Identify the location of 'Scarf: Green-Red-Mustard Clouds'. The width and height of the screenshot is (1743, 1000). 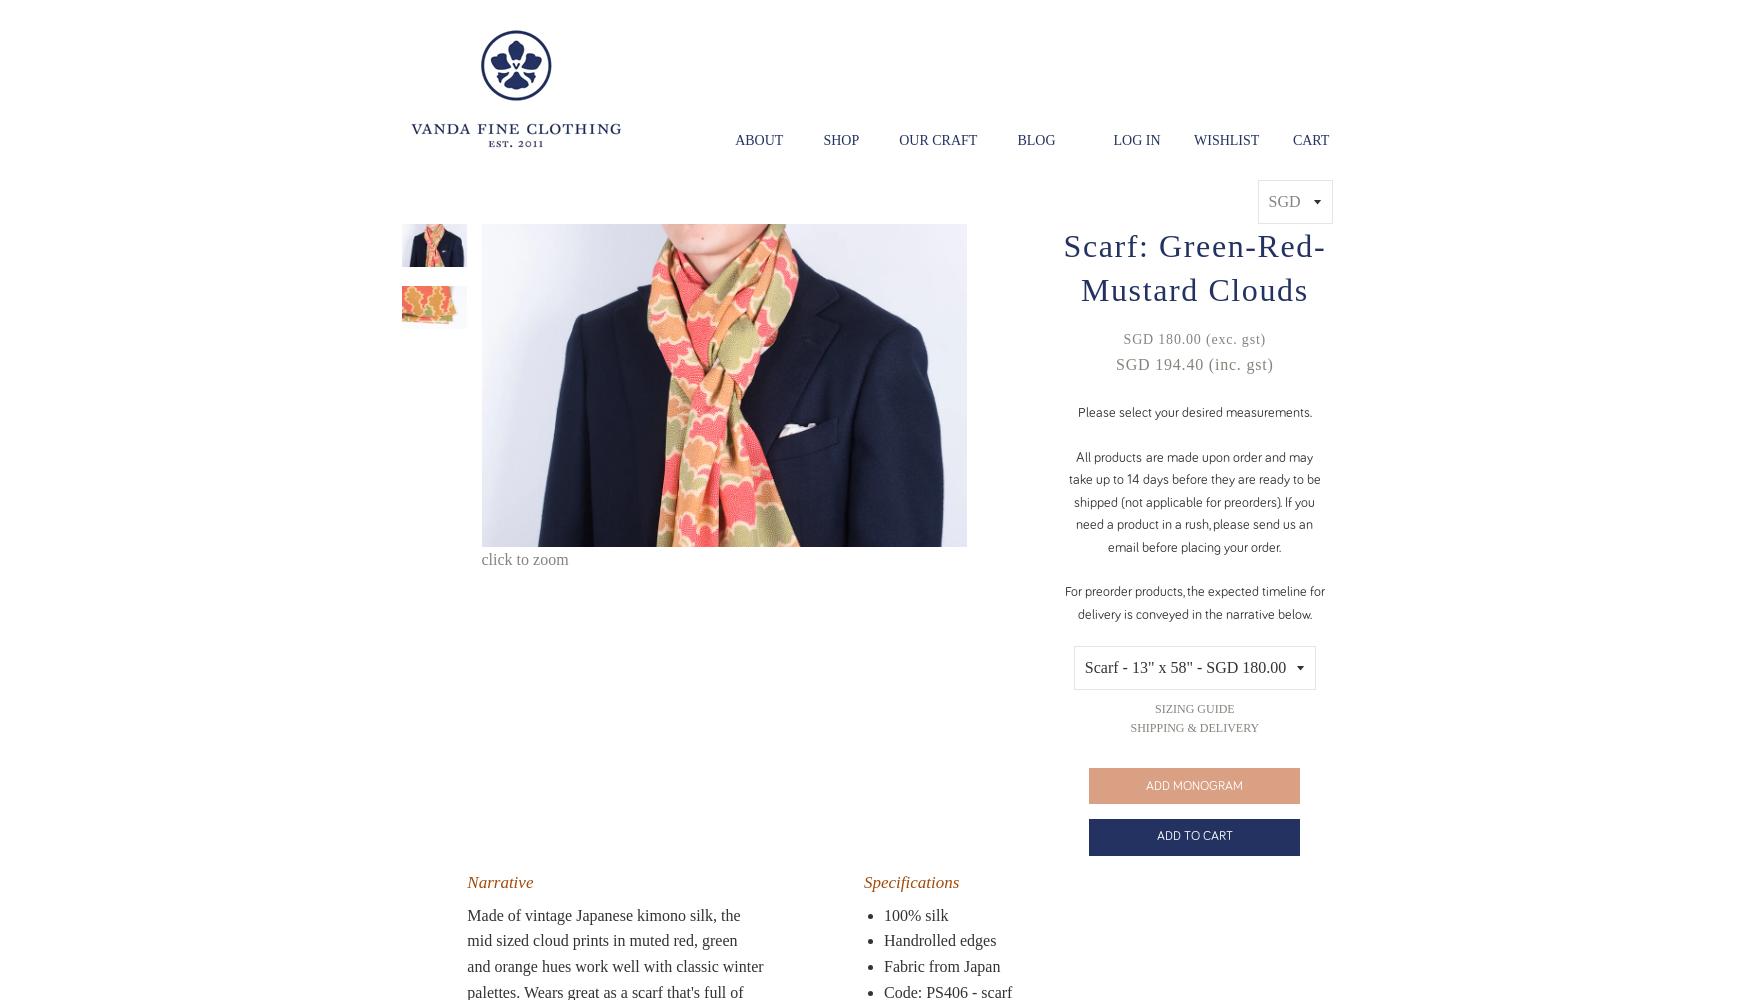
(1194, 267).